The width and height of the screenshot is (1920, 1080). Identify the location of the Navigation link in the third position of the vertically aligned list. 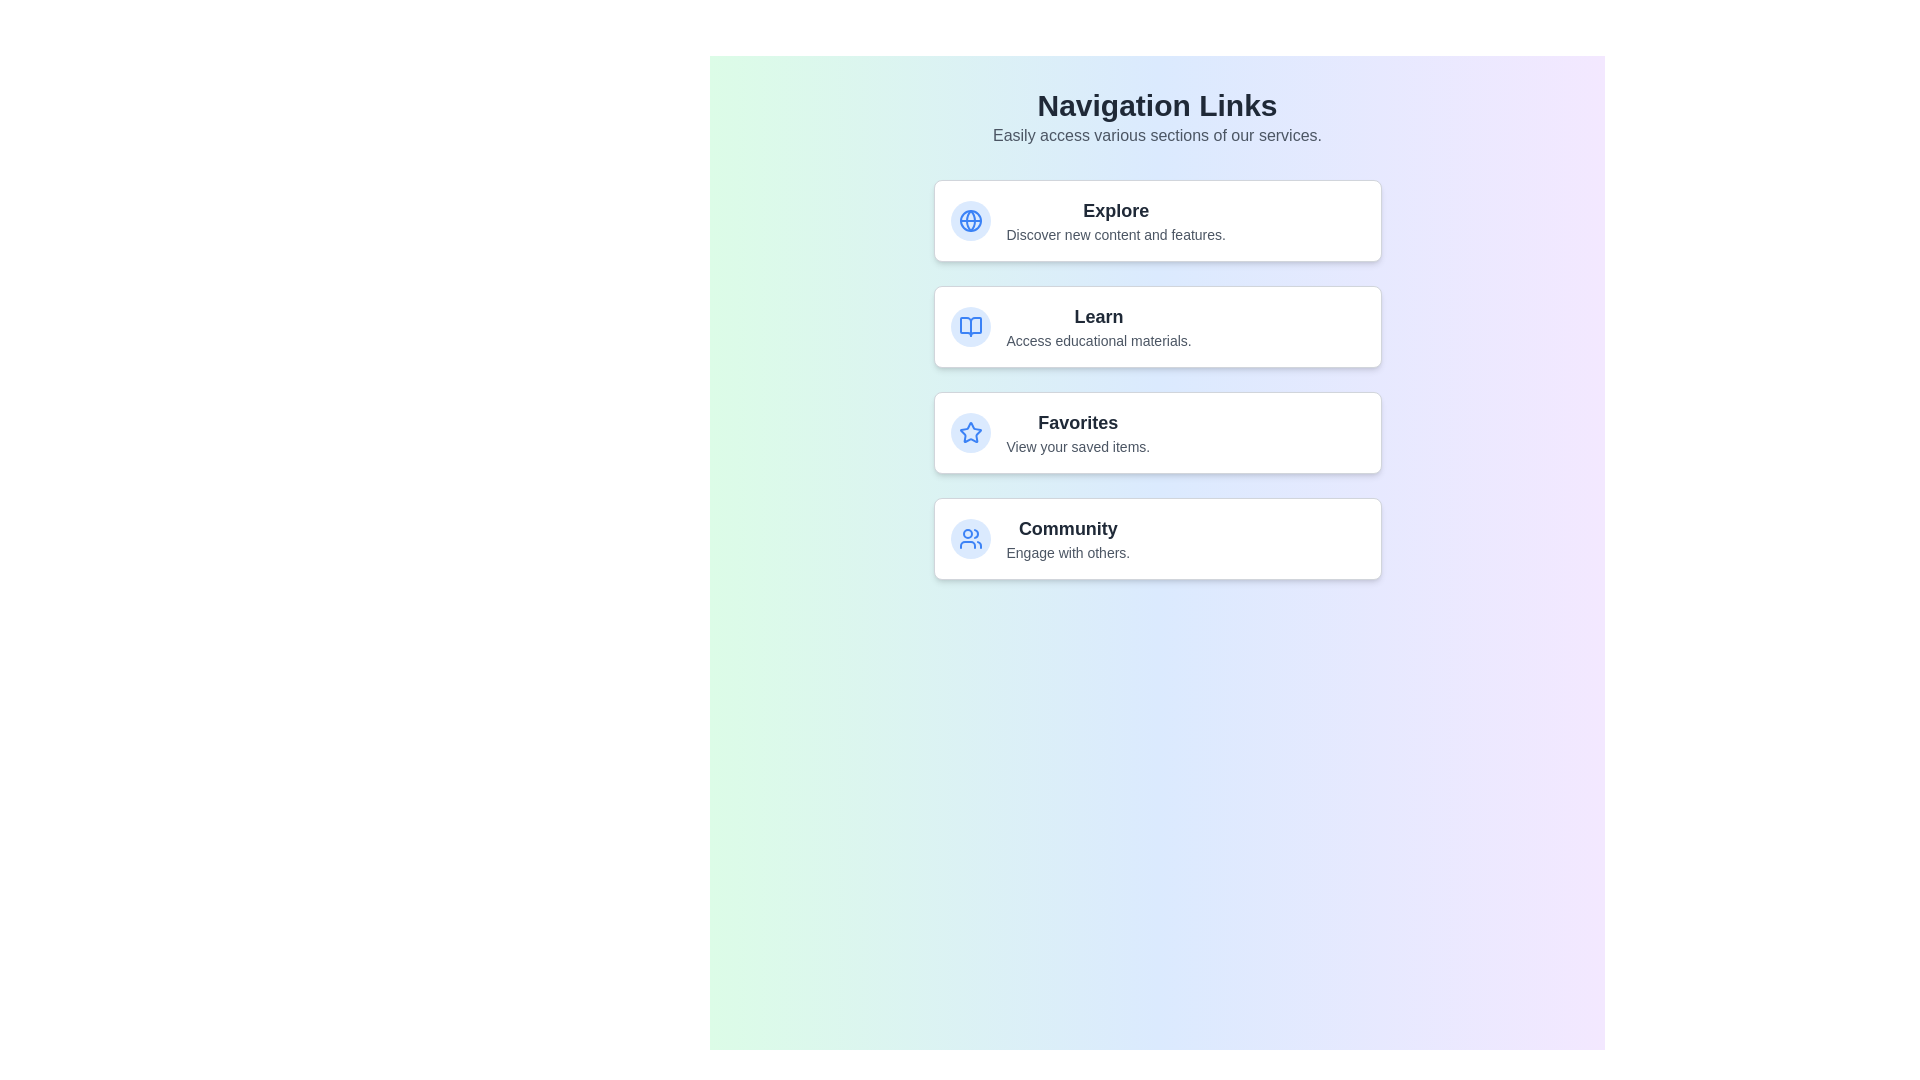
(1157, 431).